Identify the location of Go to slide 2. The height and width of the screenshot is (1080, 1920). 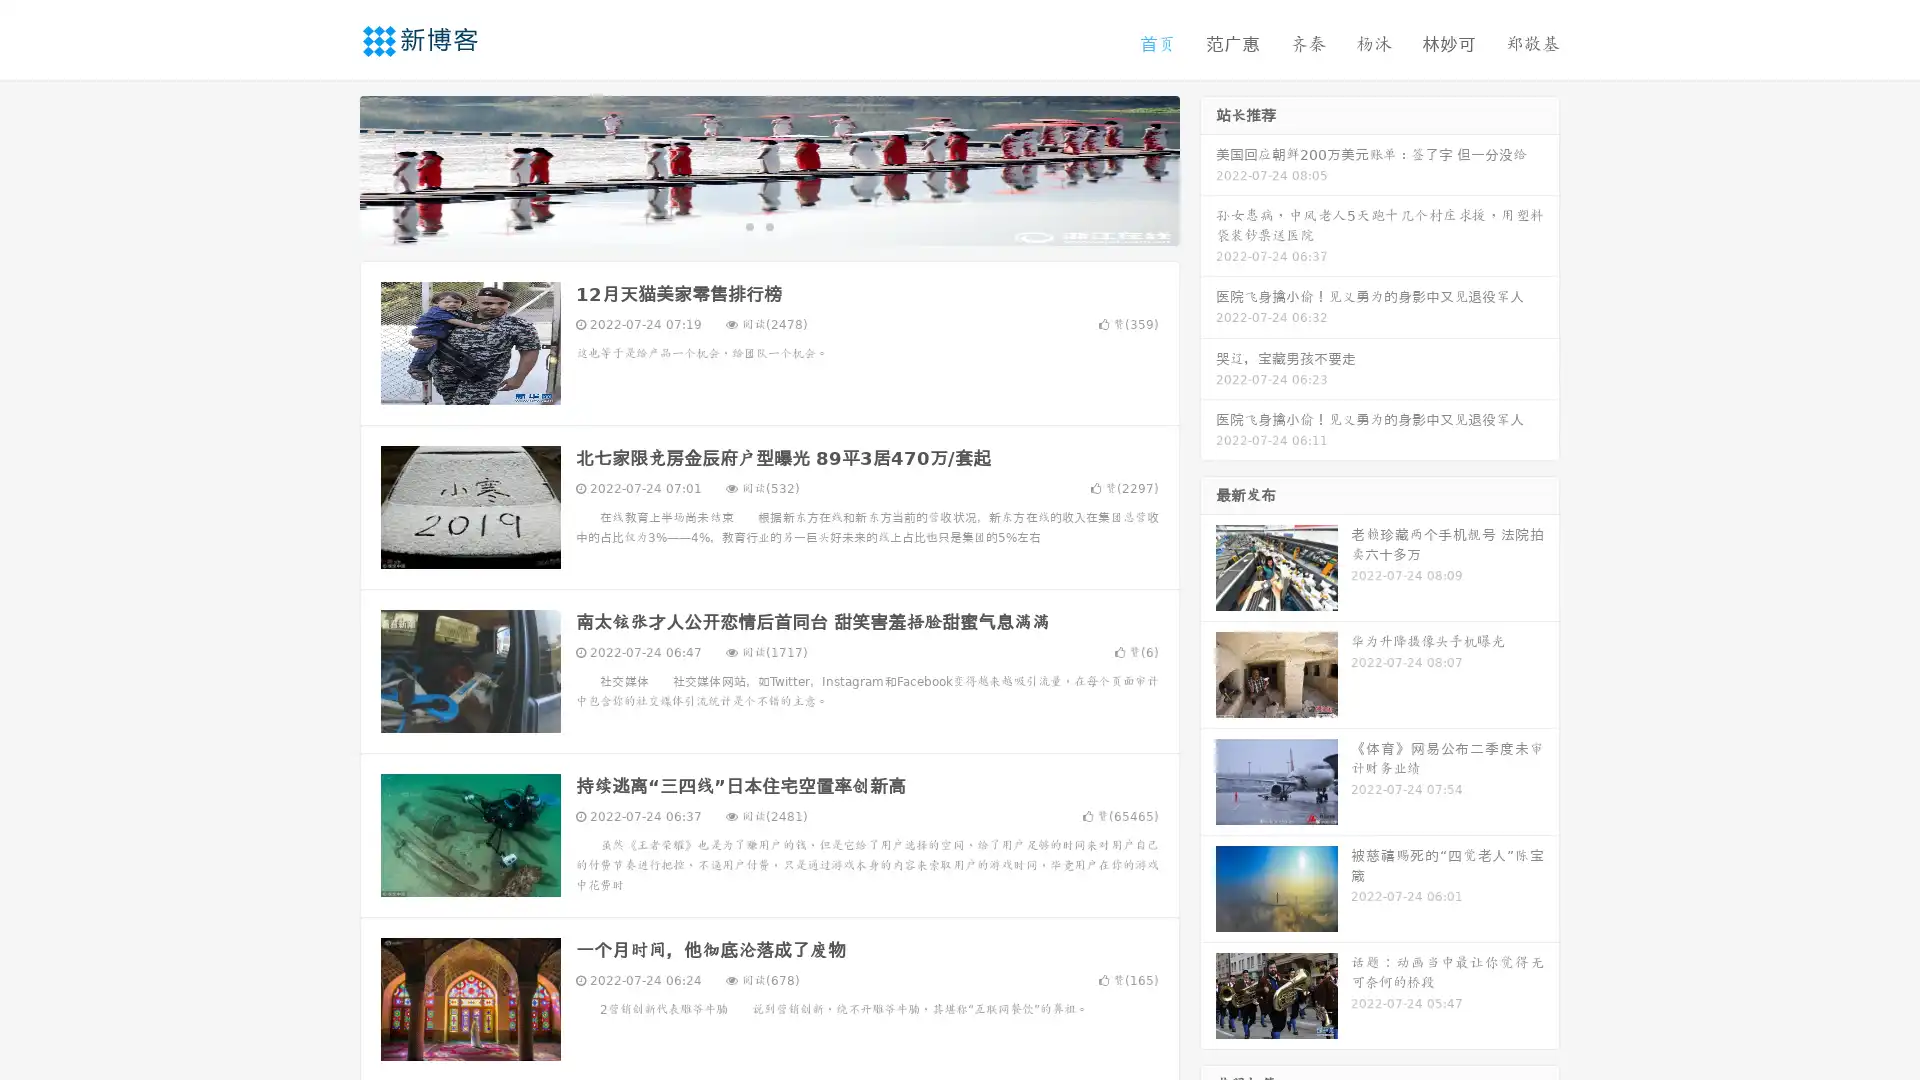
(768, 225).